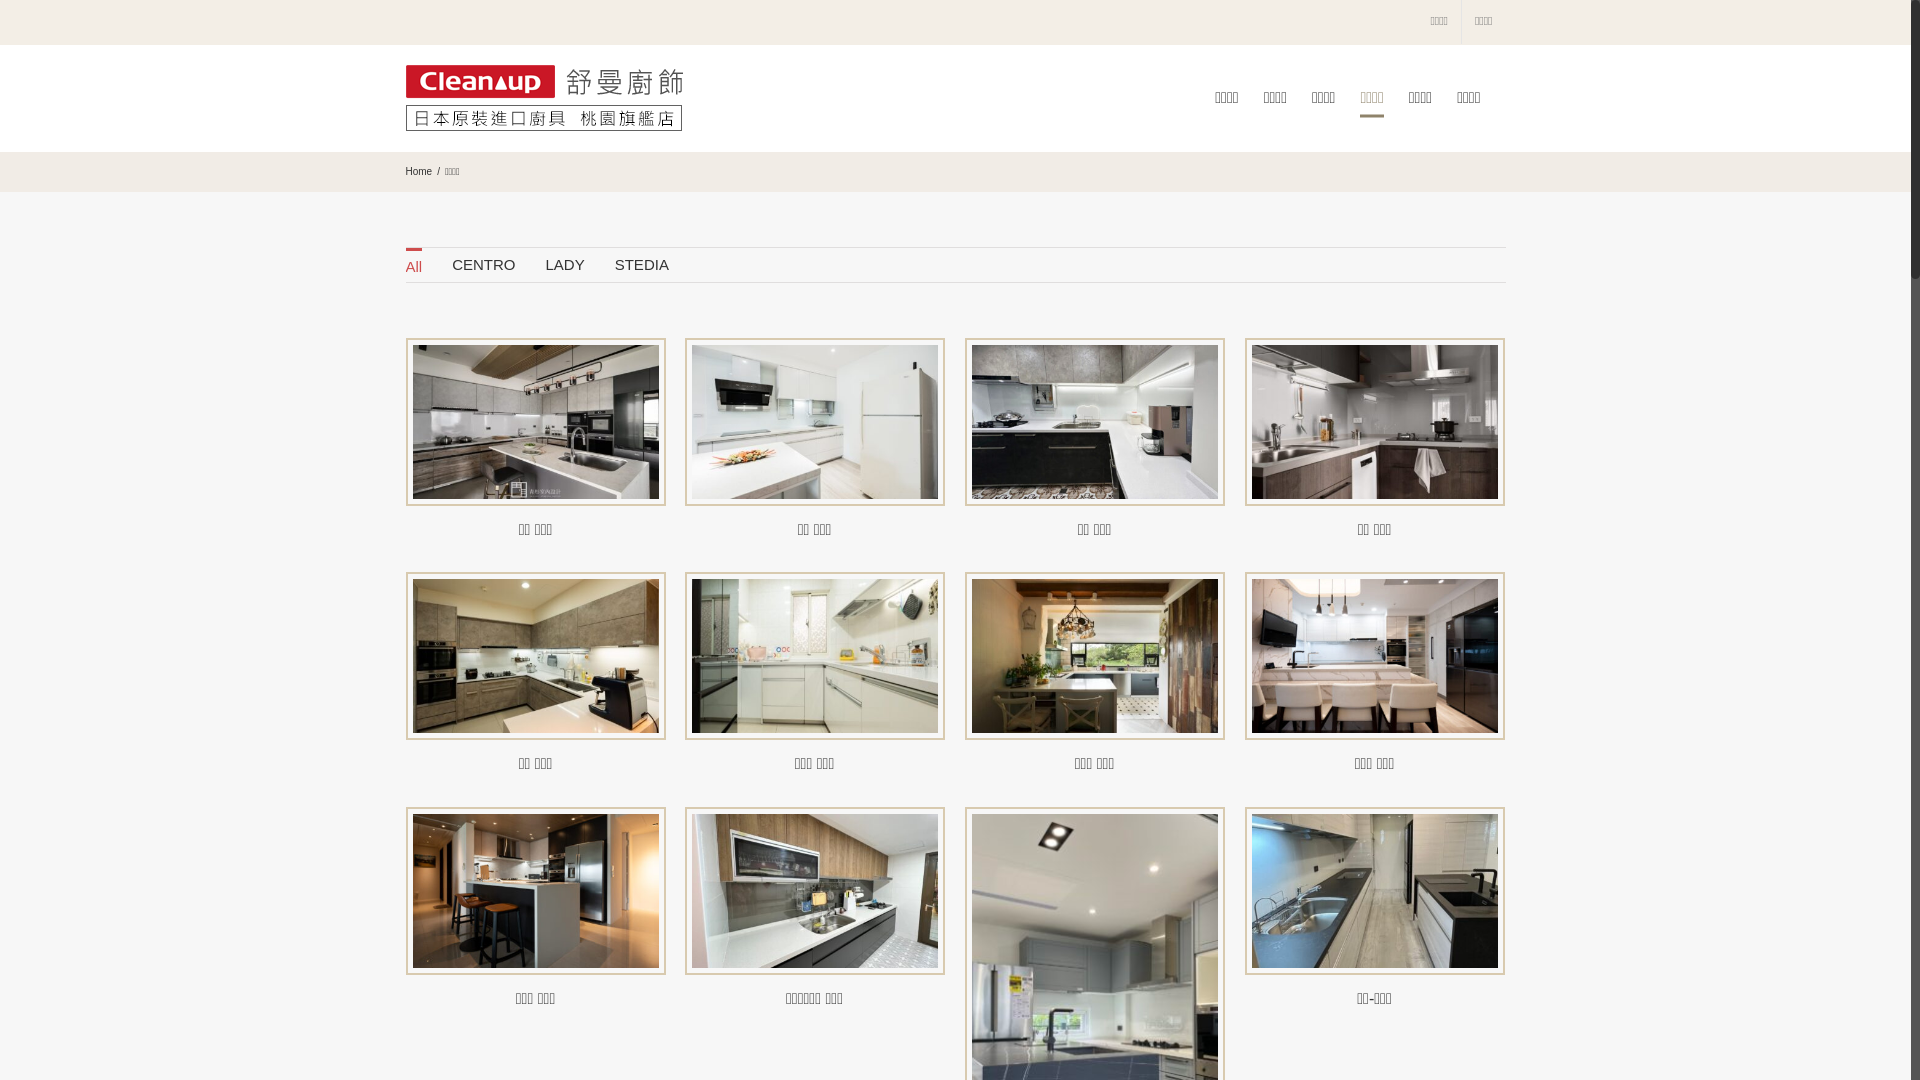 The height and width of the screenshot is (1080, 1920). Describe the element at coordinates (450, 264) in the screenshot. I see `'CENTRO'` at that location.